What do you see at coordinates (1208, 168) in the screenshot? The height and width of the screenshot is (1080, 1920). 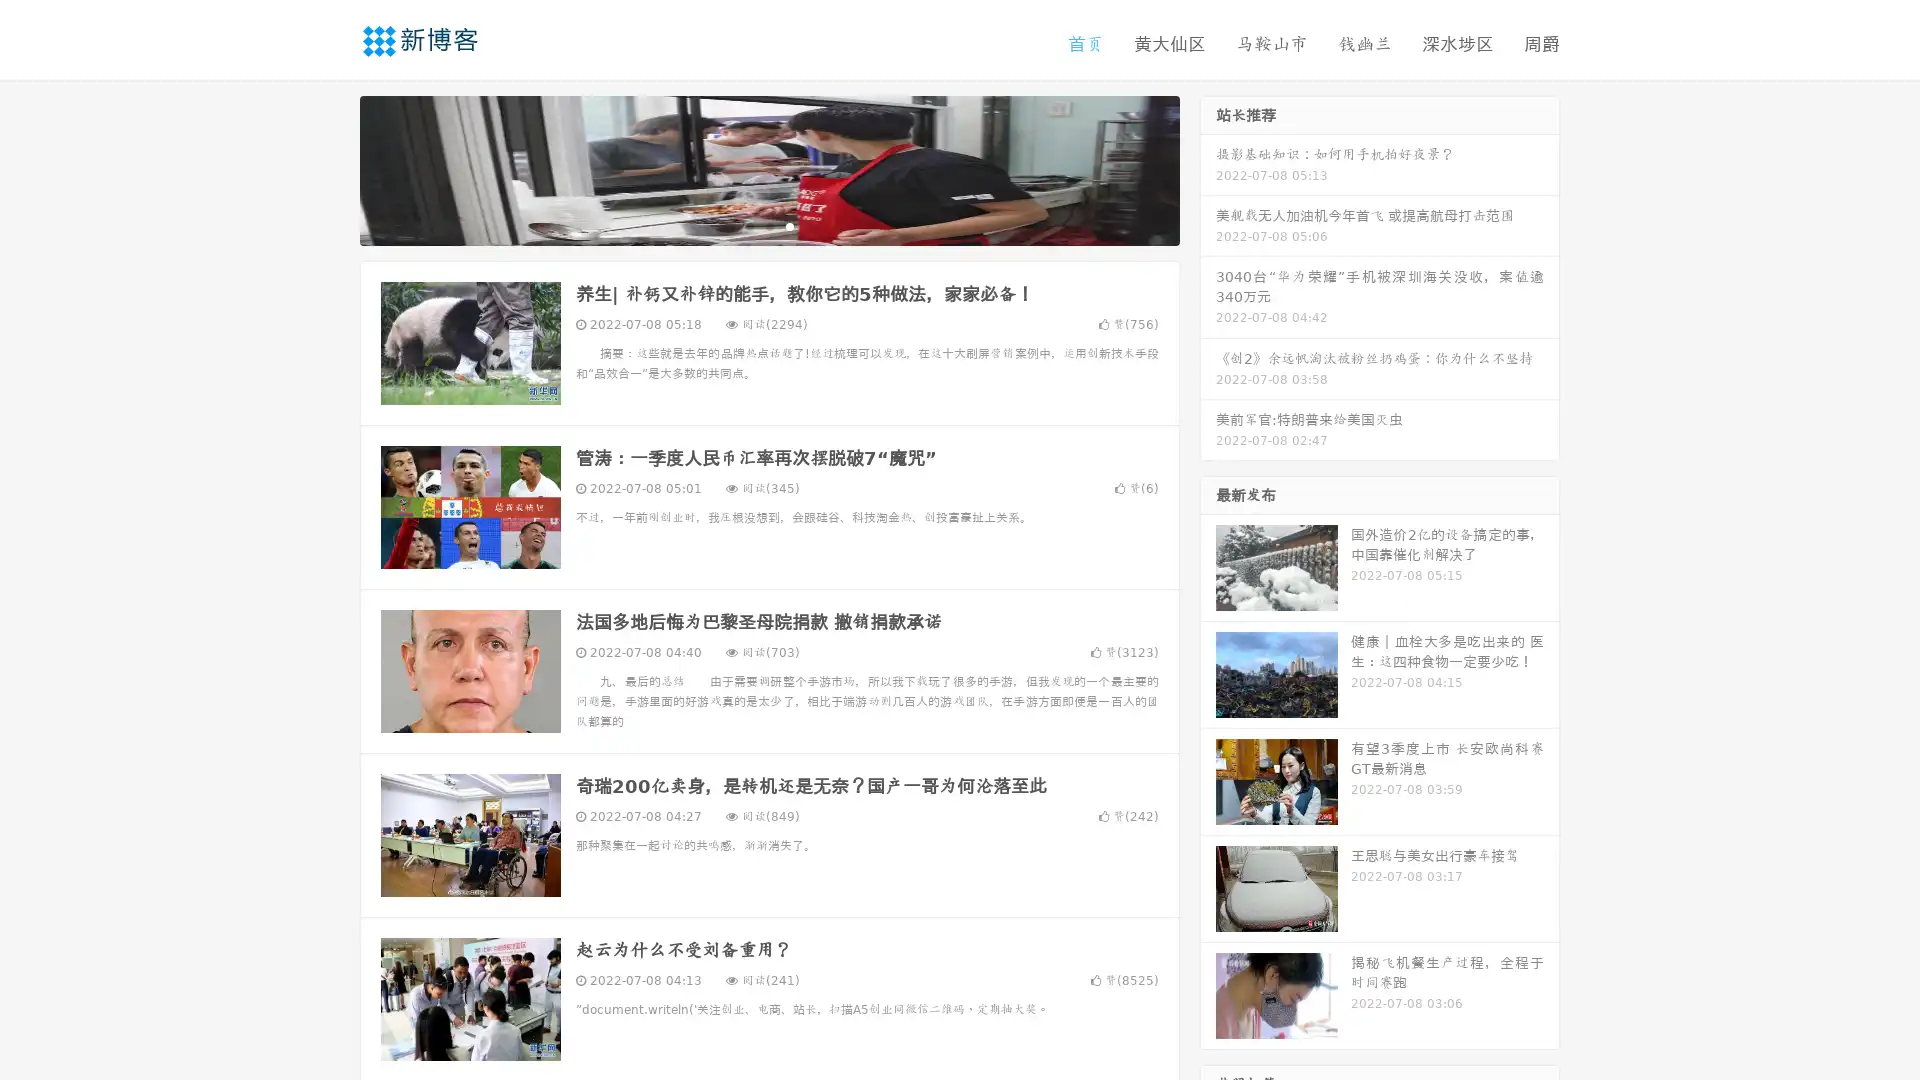 I see `Next slide` at bounding box center [1208, 168].